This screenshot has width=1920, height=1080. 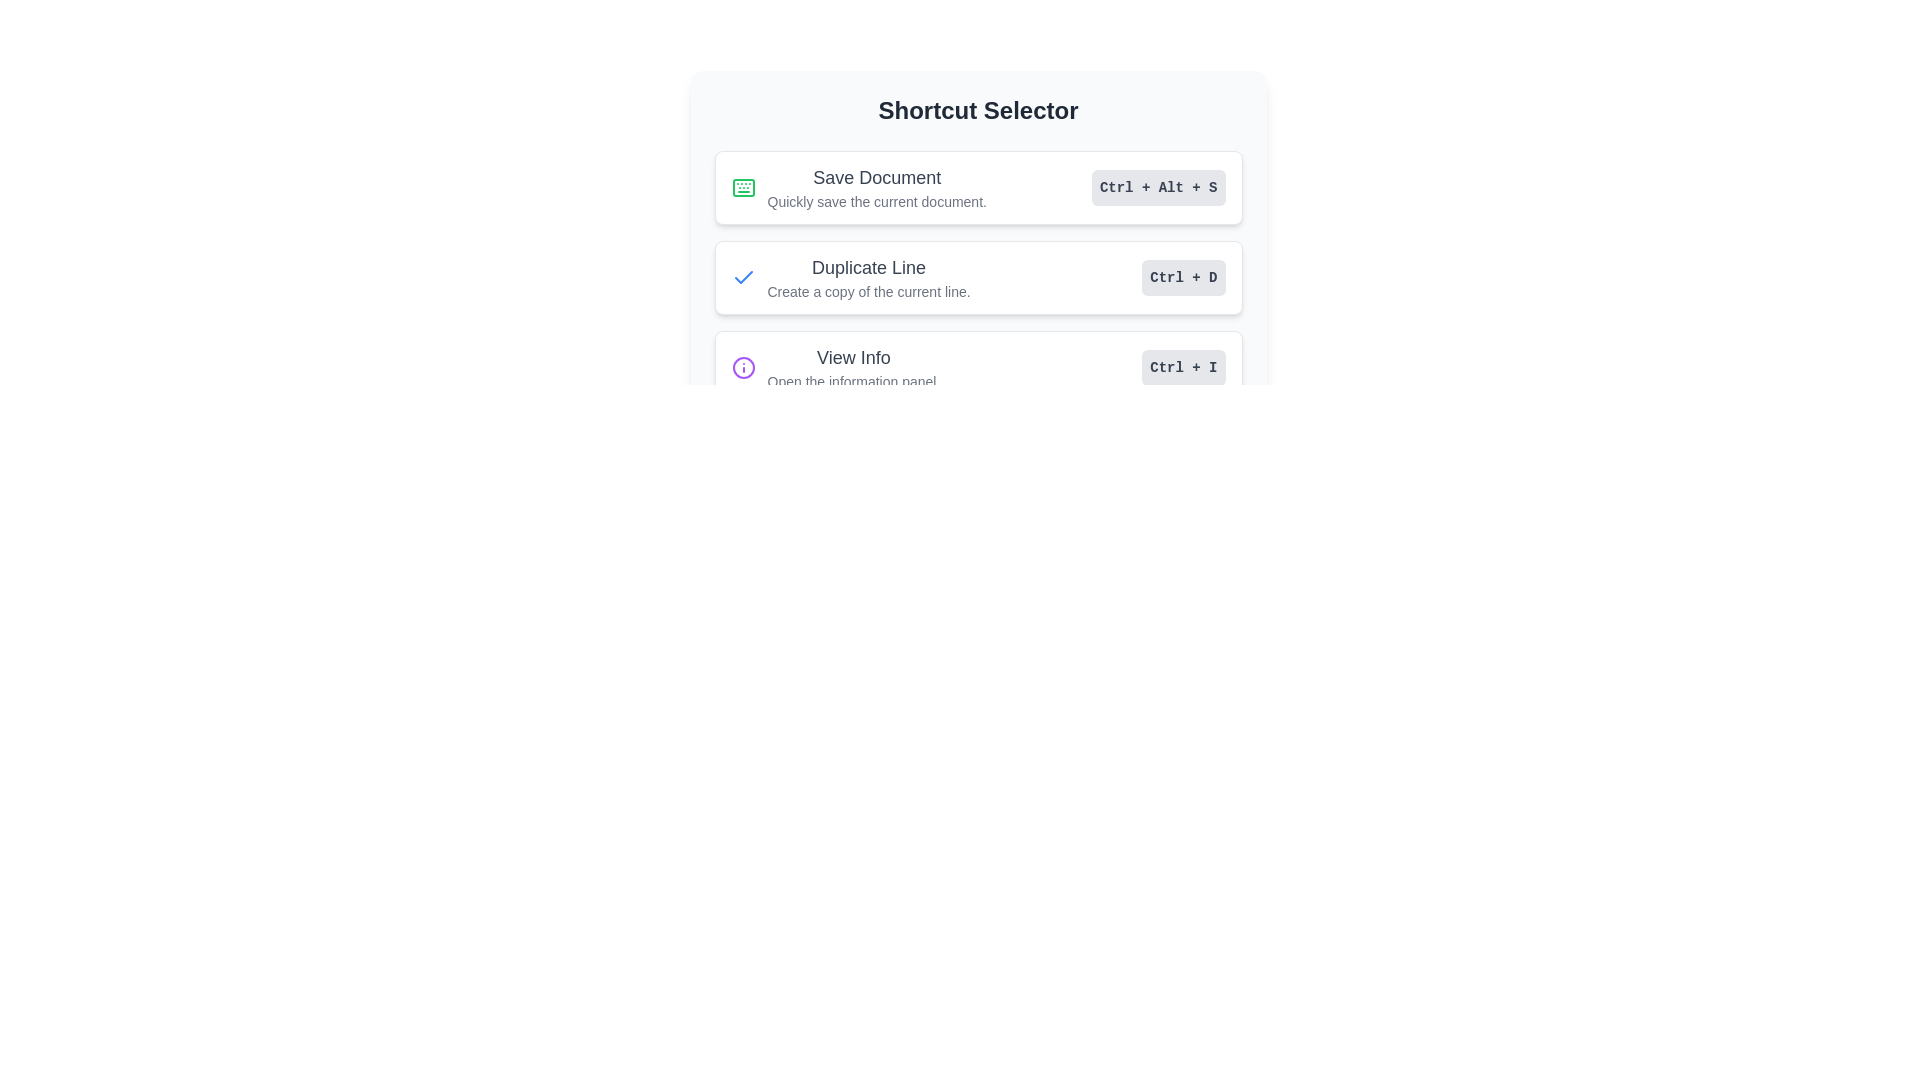 What do you see at coordinates (853, 367) in the screenshot?
I see `the 'View Info' text label in the 'Shortcut Selector' panel` at bounding box center [853, 367].